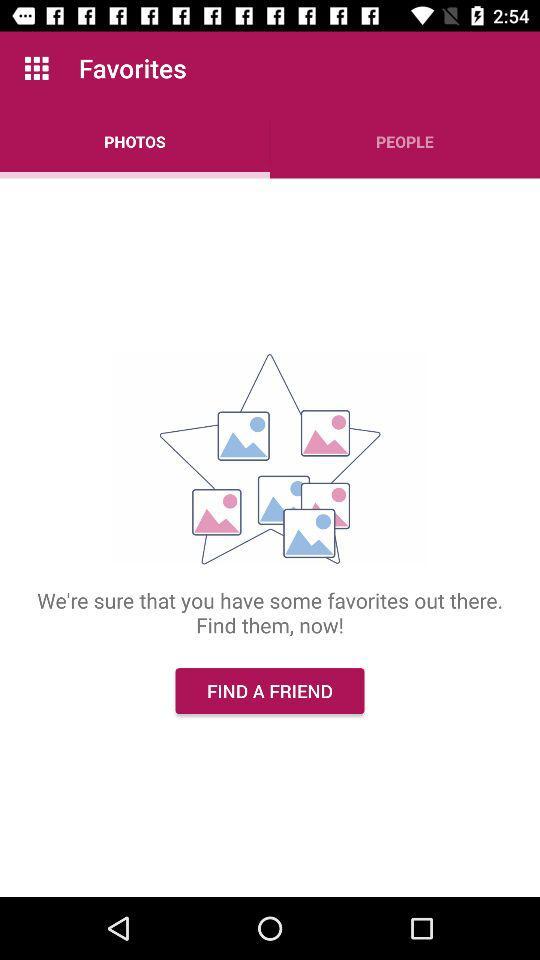  I want to click on app above photos app, so click(36, 68).